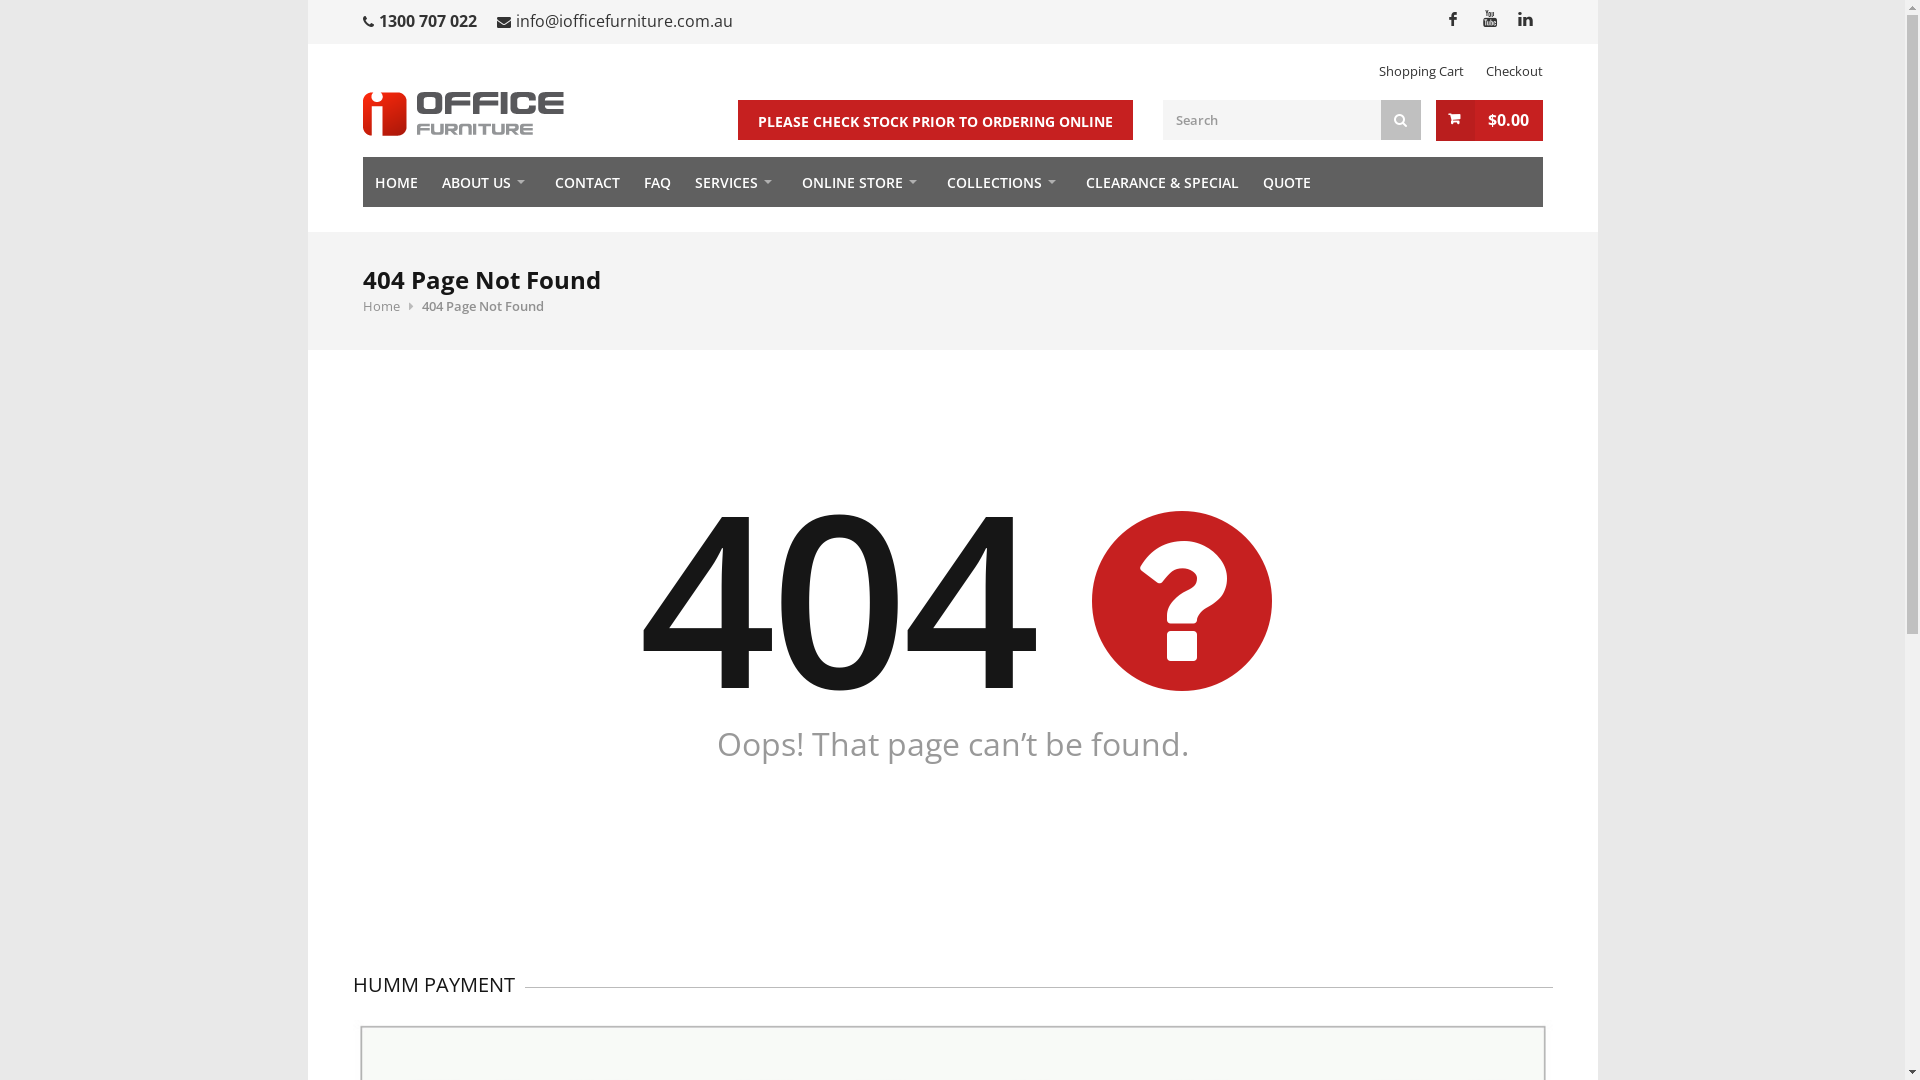 This screenshot has width=1920, height=1080. What do you see at coordinates (1514, 69) in the screenshot?
I see `'Checkout'` at bounding box center [1514, 69].